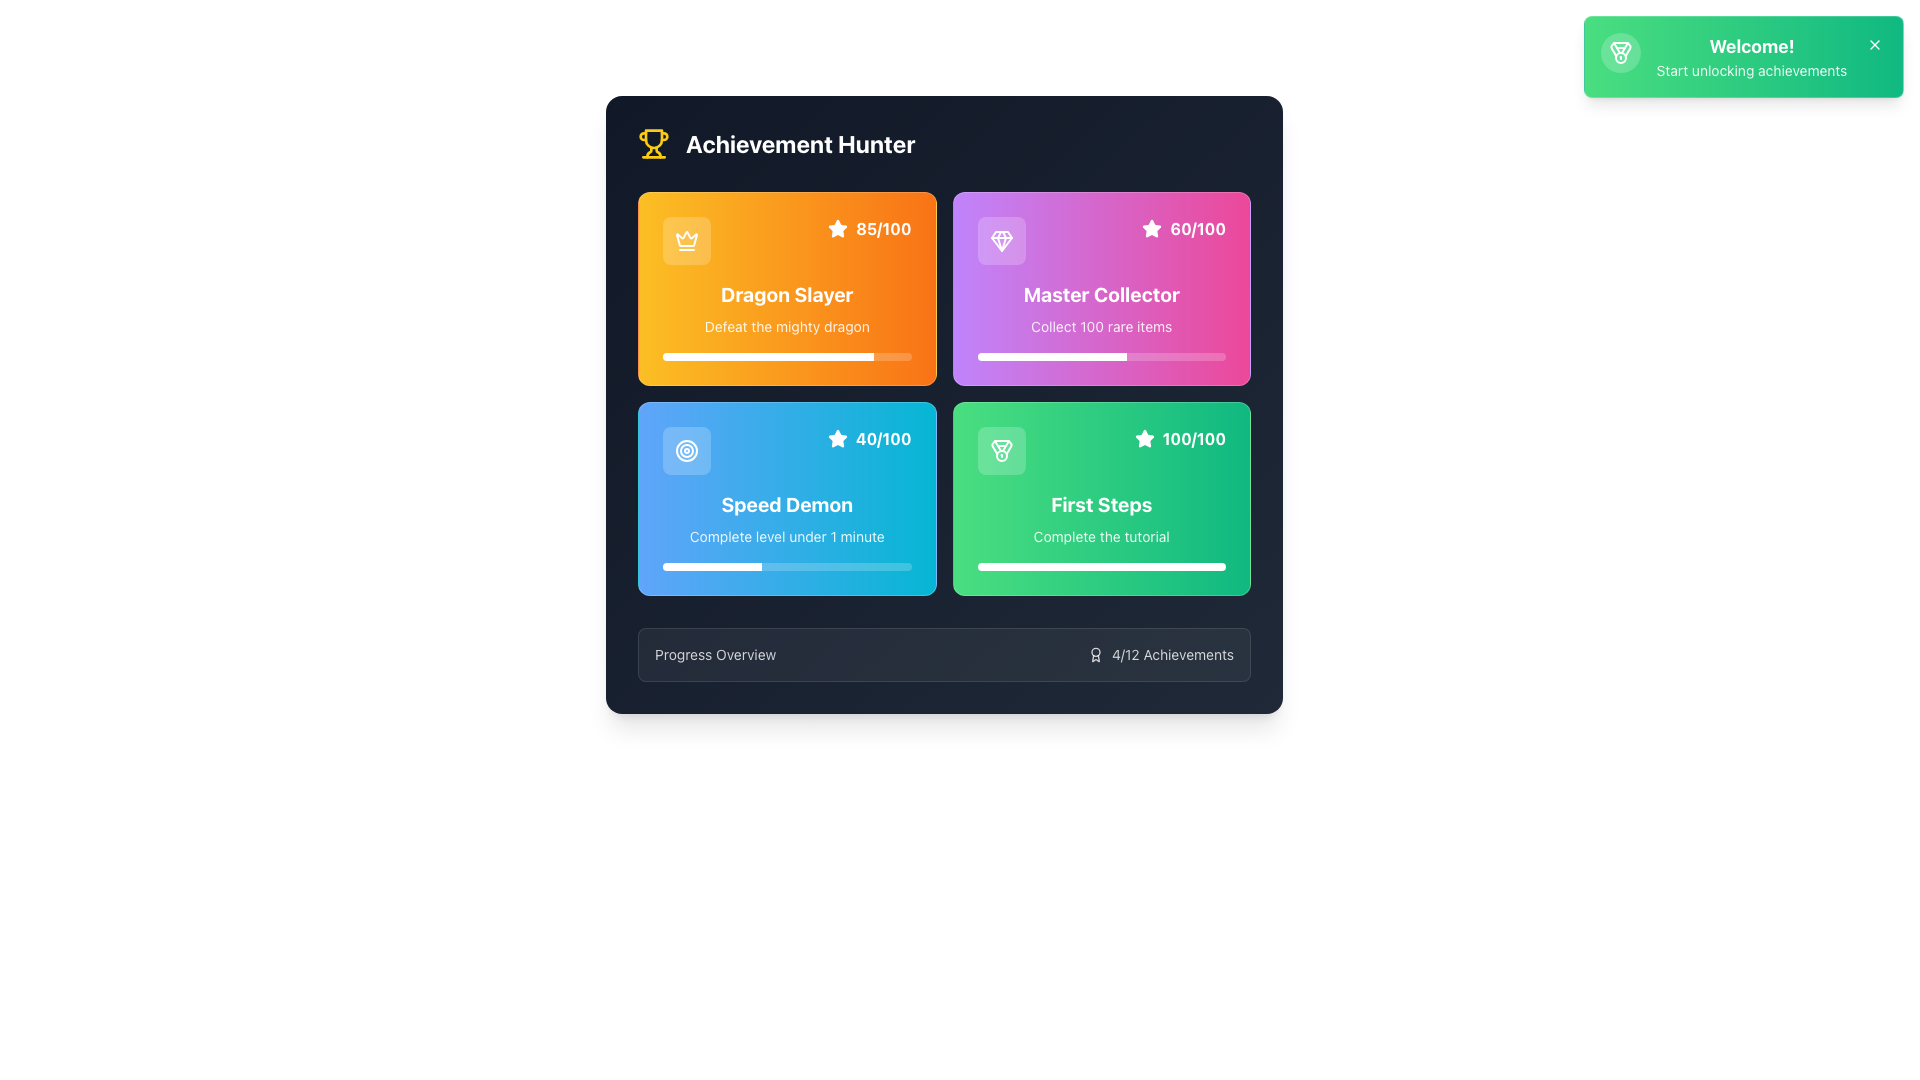  What do you see at coordinates (800, 142) in the screenshot?
I see `the text label that serves as the section header for achievements, located to the right of the trophy icon in the top-left section of the card` at bounding box center [800, 142].